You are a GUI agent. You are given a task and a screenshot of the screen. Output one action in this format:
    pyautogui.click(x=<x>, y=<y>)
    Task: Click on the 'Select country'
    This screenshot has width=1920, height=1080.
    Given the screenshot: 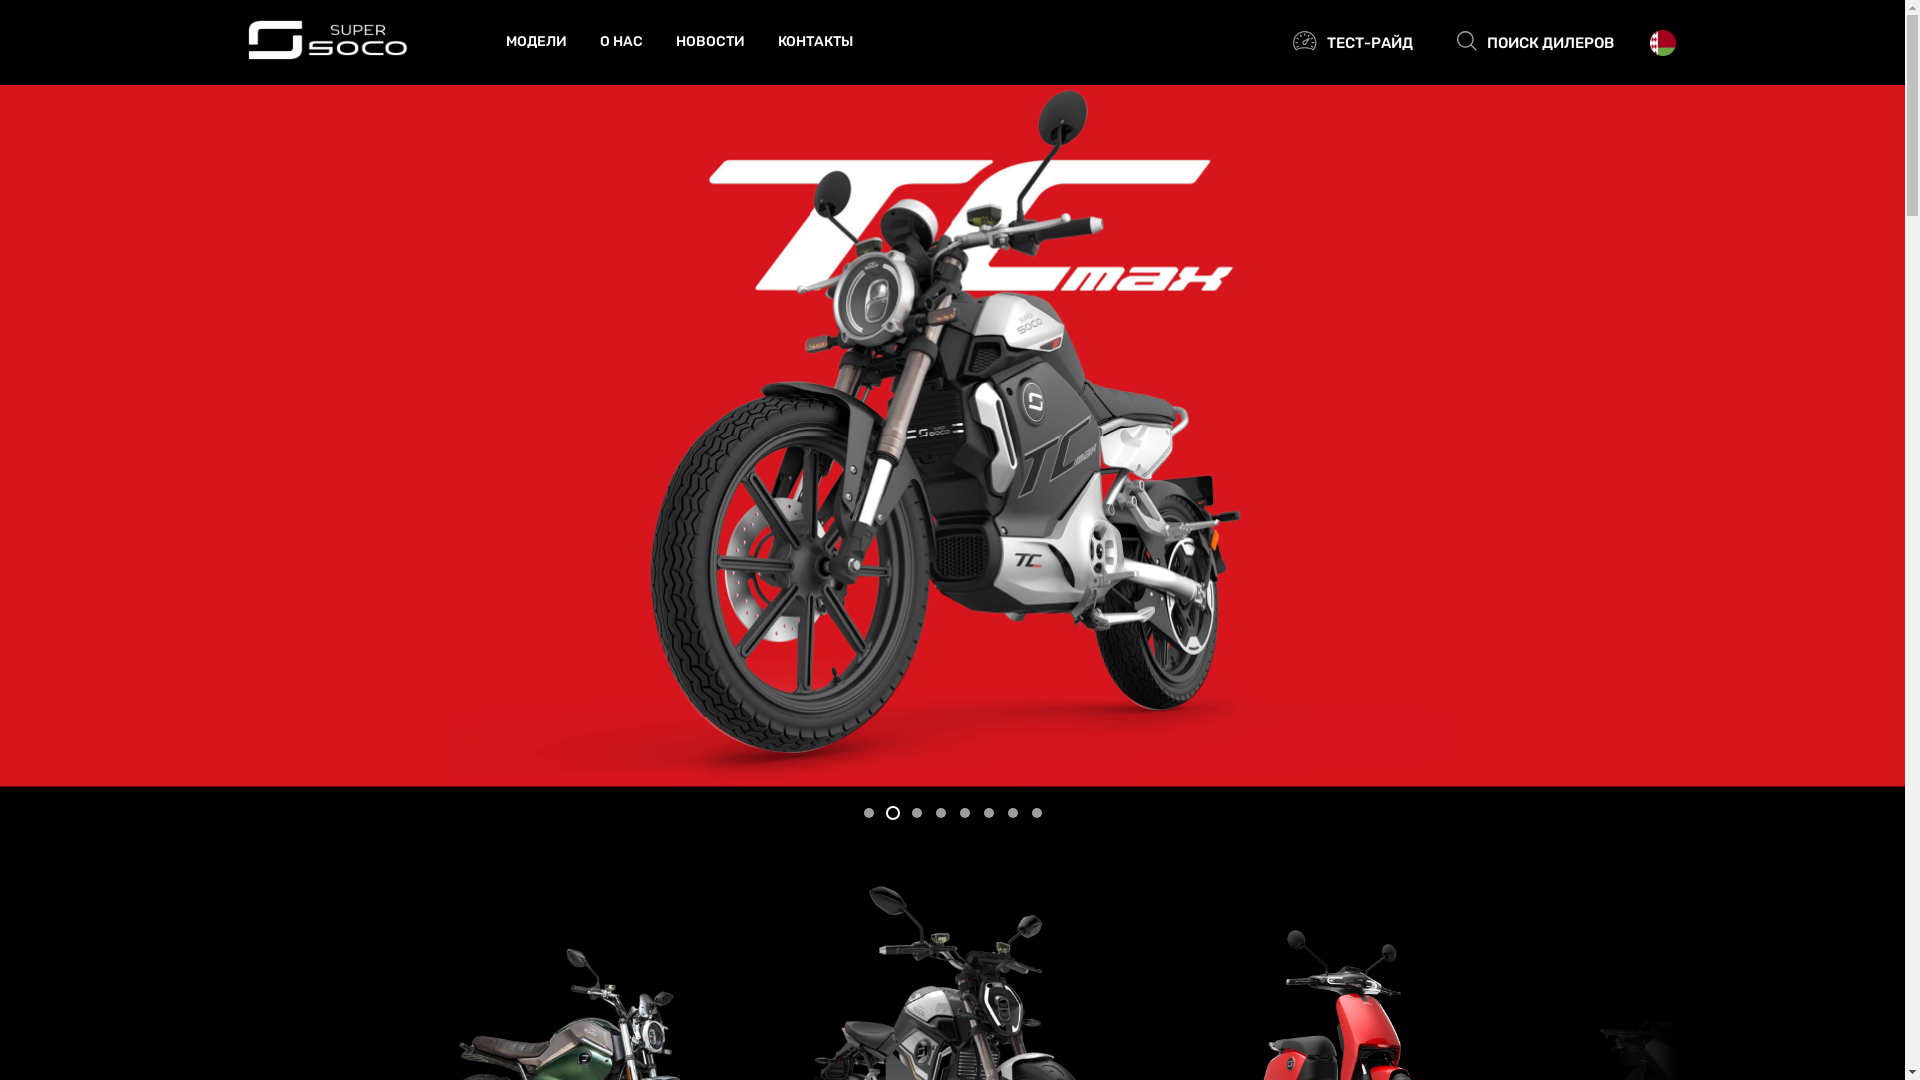 What is the action you would take?
    pyautogui.click(x=1662, y=42)
    